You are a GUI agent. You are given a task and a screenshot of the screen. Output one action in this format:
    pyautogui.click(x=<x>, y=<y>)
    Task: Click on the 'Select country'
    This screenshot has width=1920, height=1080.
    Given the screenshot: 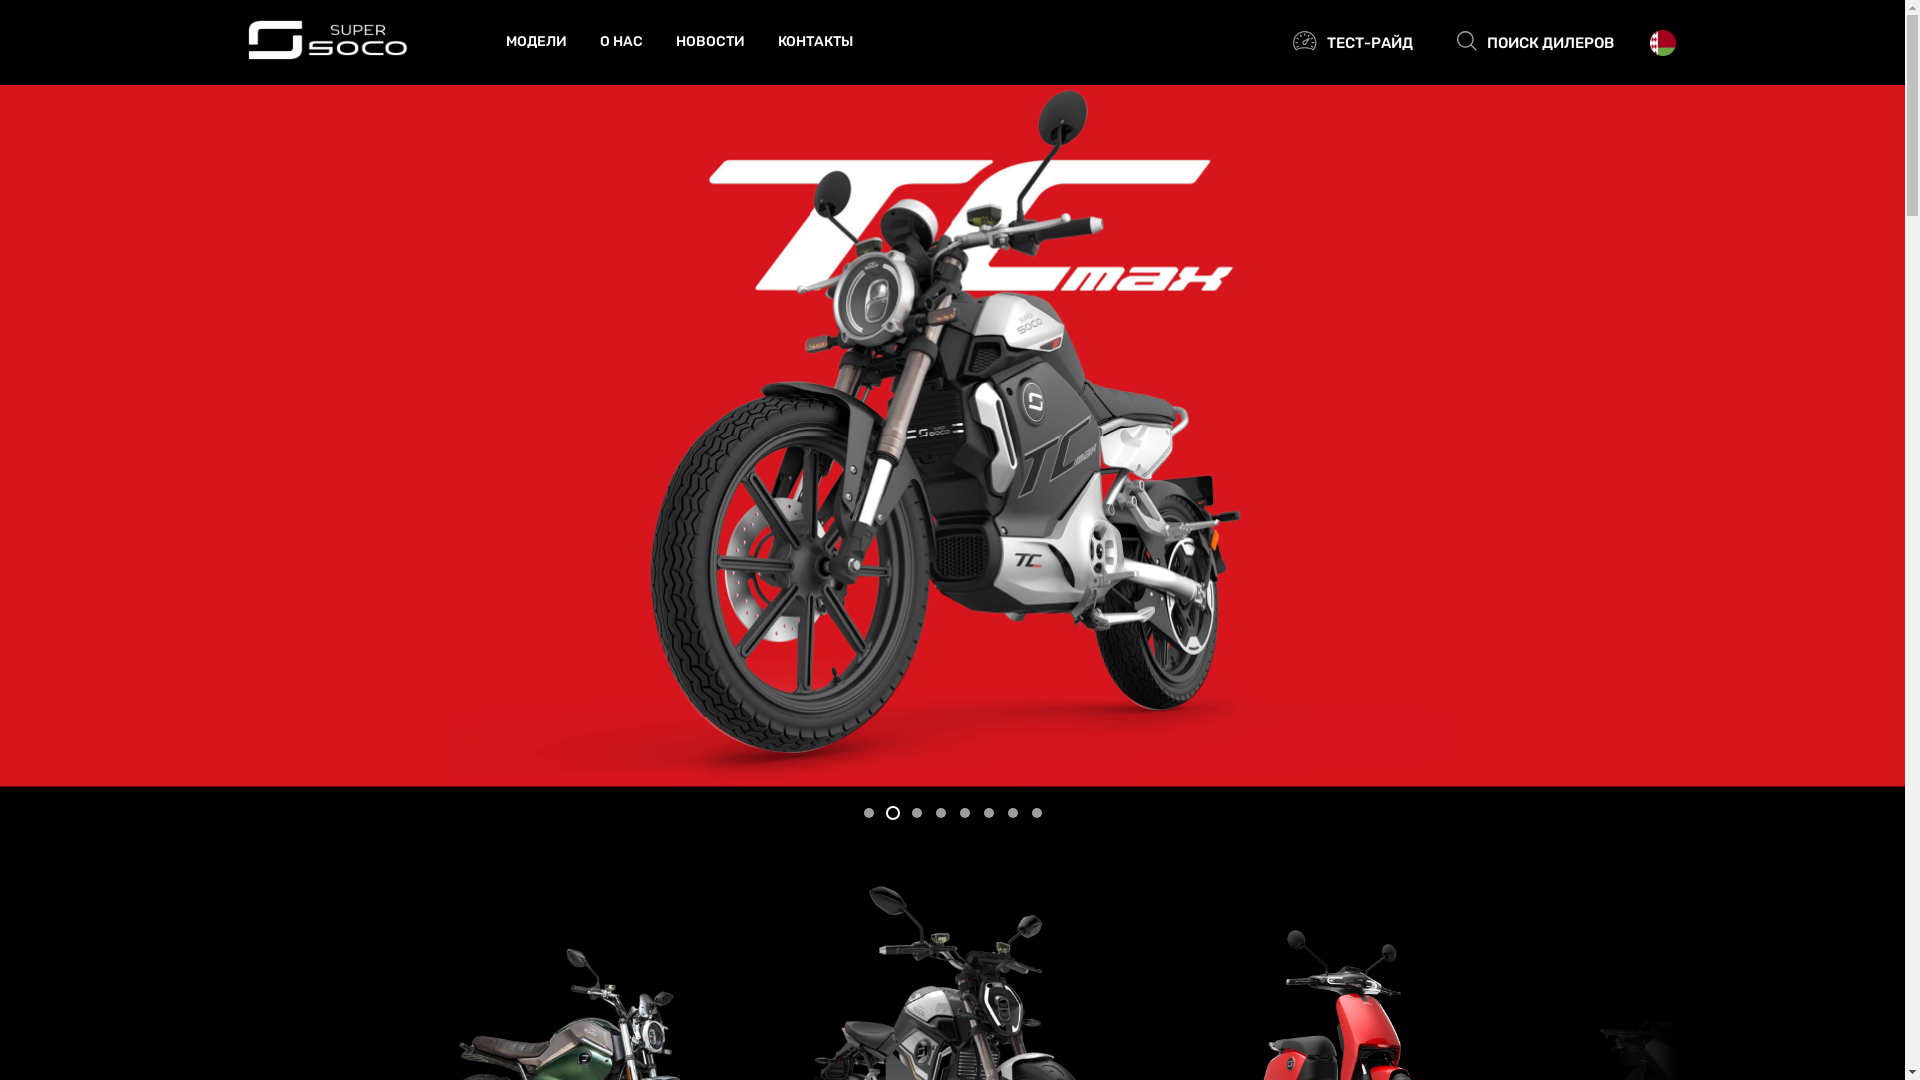 What is the action you would take?
    pyautogui.click(x=1662, y=42)
    